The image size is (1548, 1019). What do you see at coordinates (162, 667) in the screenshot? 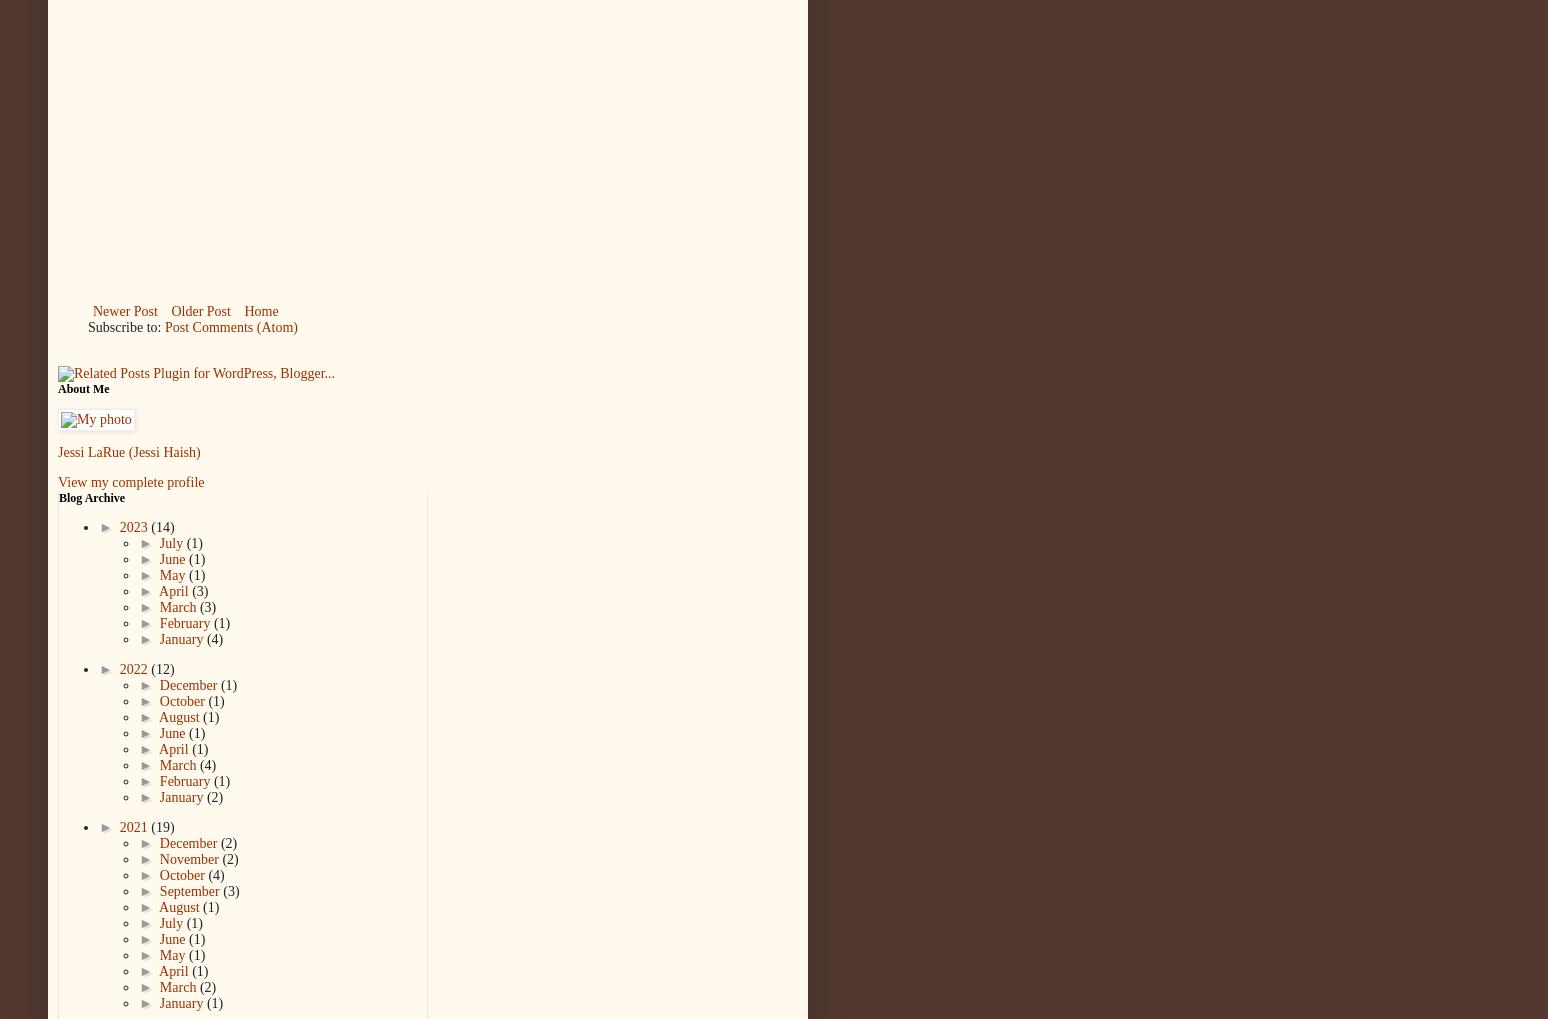
I see `'(12)'` at bounding box center [162, 667].